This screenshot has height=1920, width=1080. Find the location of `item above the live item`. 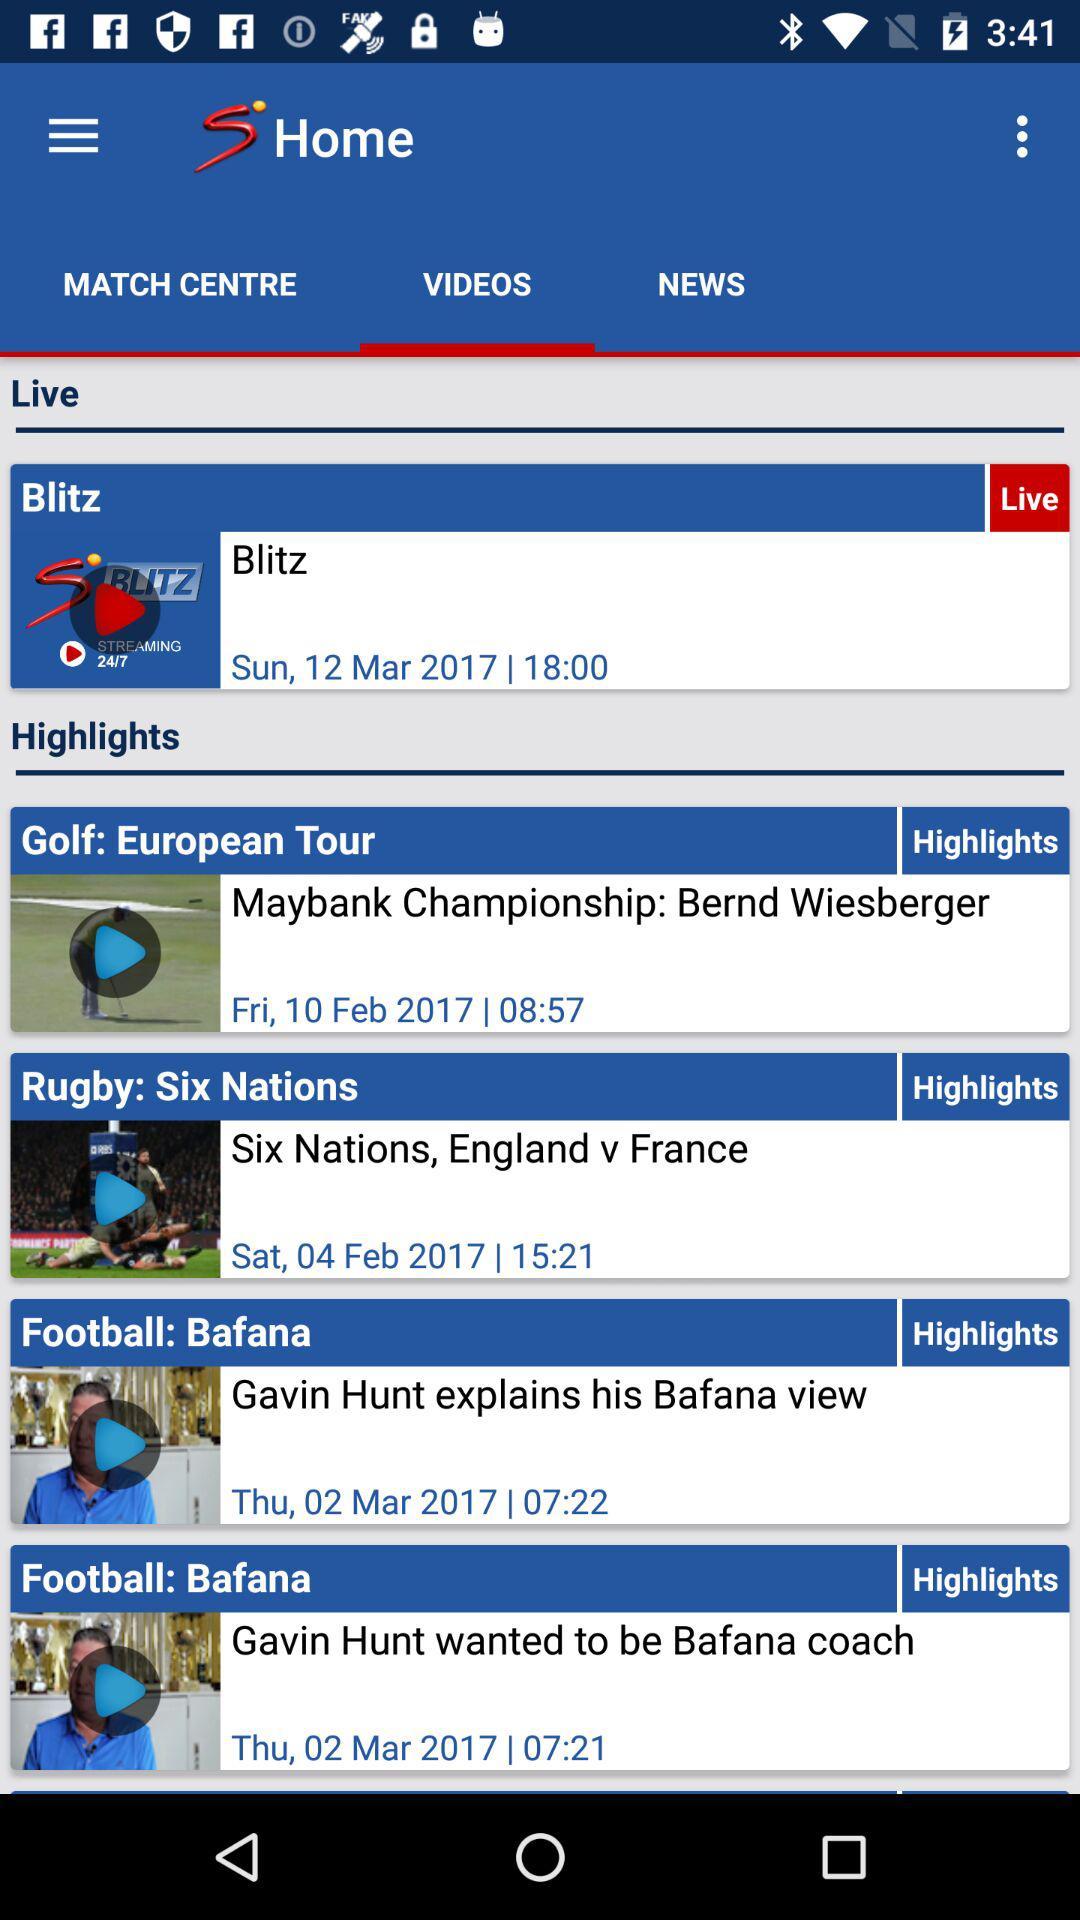

item above the live item is located at coordinates (180, 282).